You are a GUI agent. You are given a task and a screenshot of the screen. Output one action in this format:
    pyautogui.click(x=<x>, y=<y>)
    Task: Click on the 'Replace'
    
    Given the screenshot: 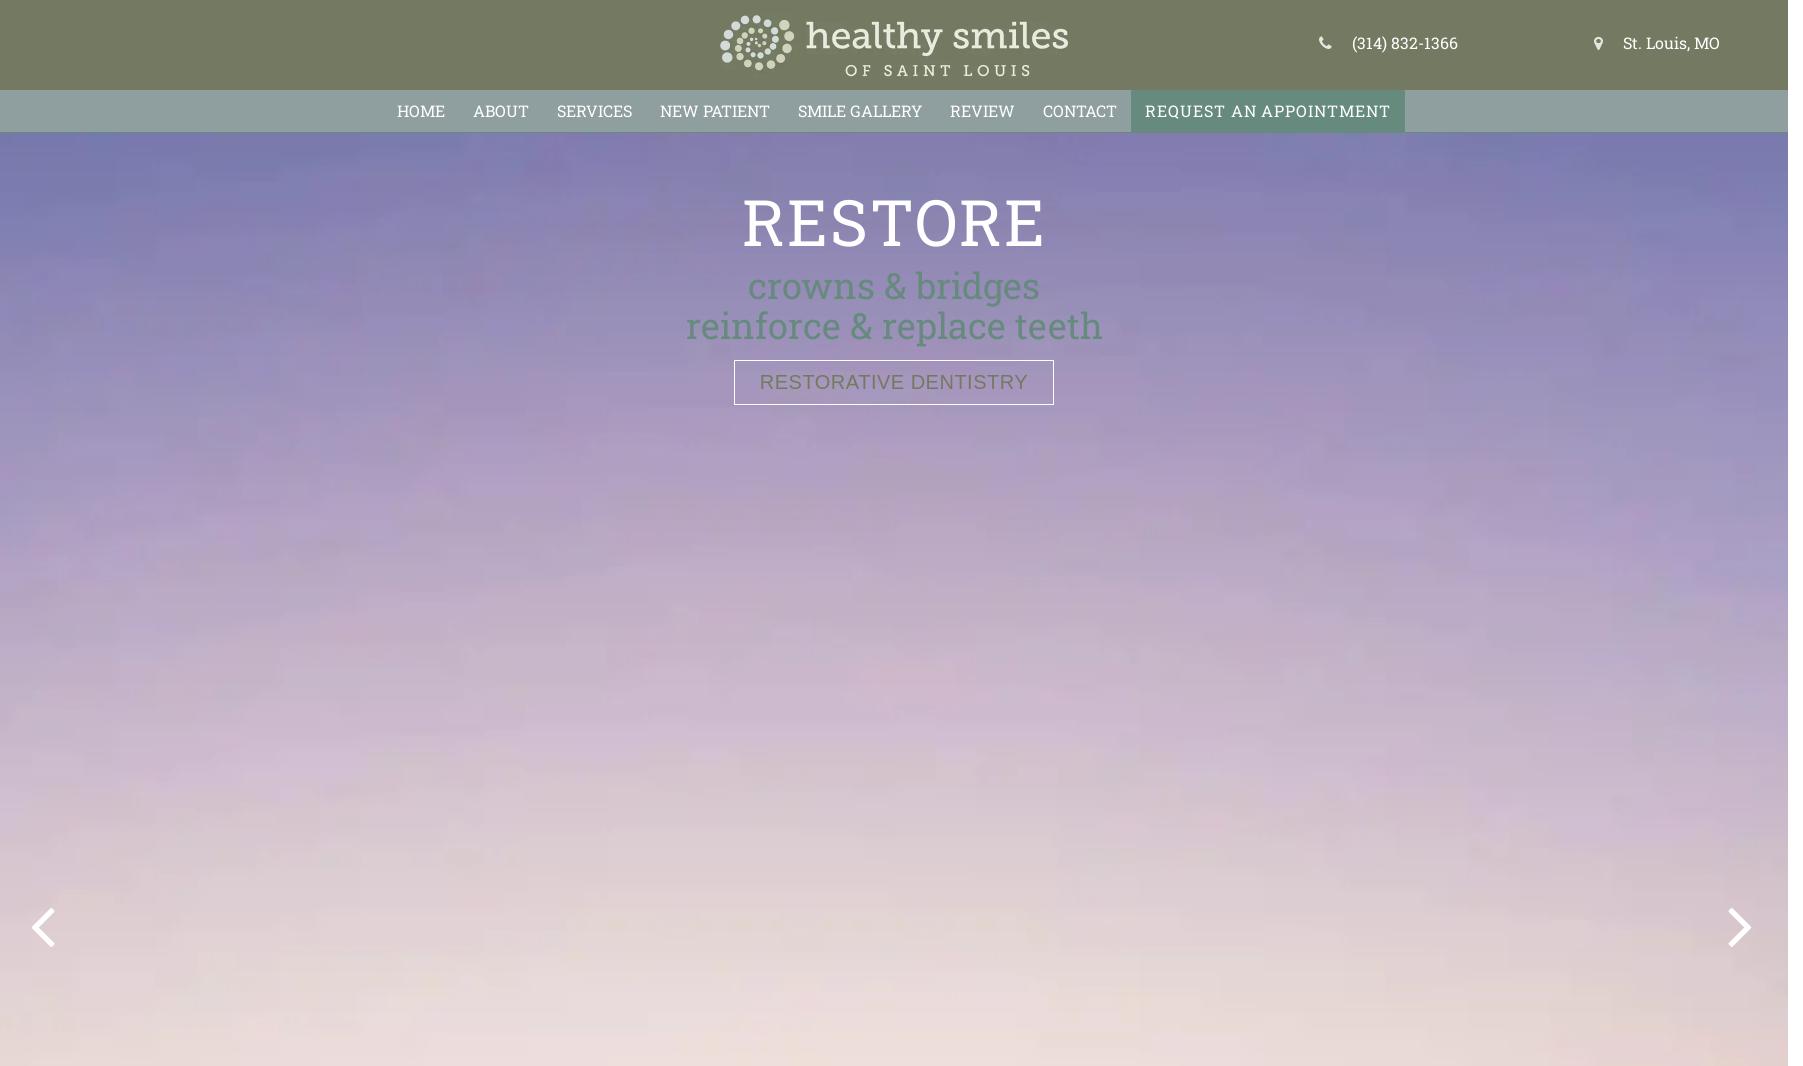 What is the action you would take?
    pyautogui.click(x=892, y=219)
    